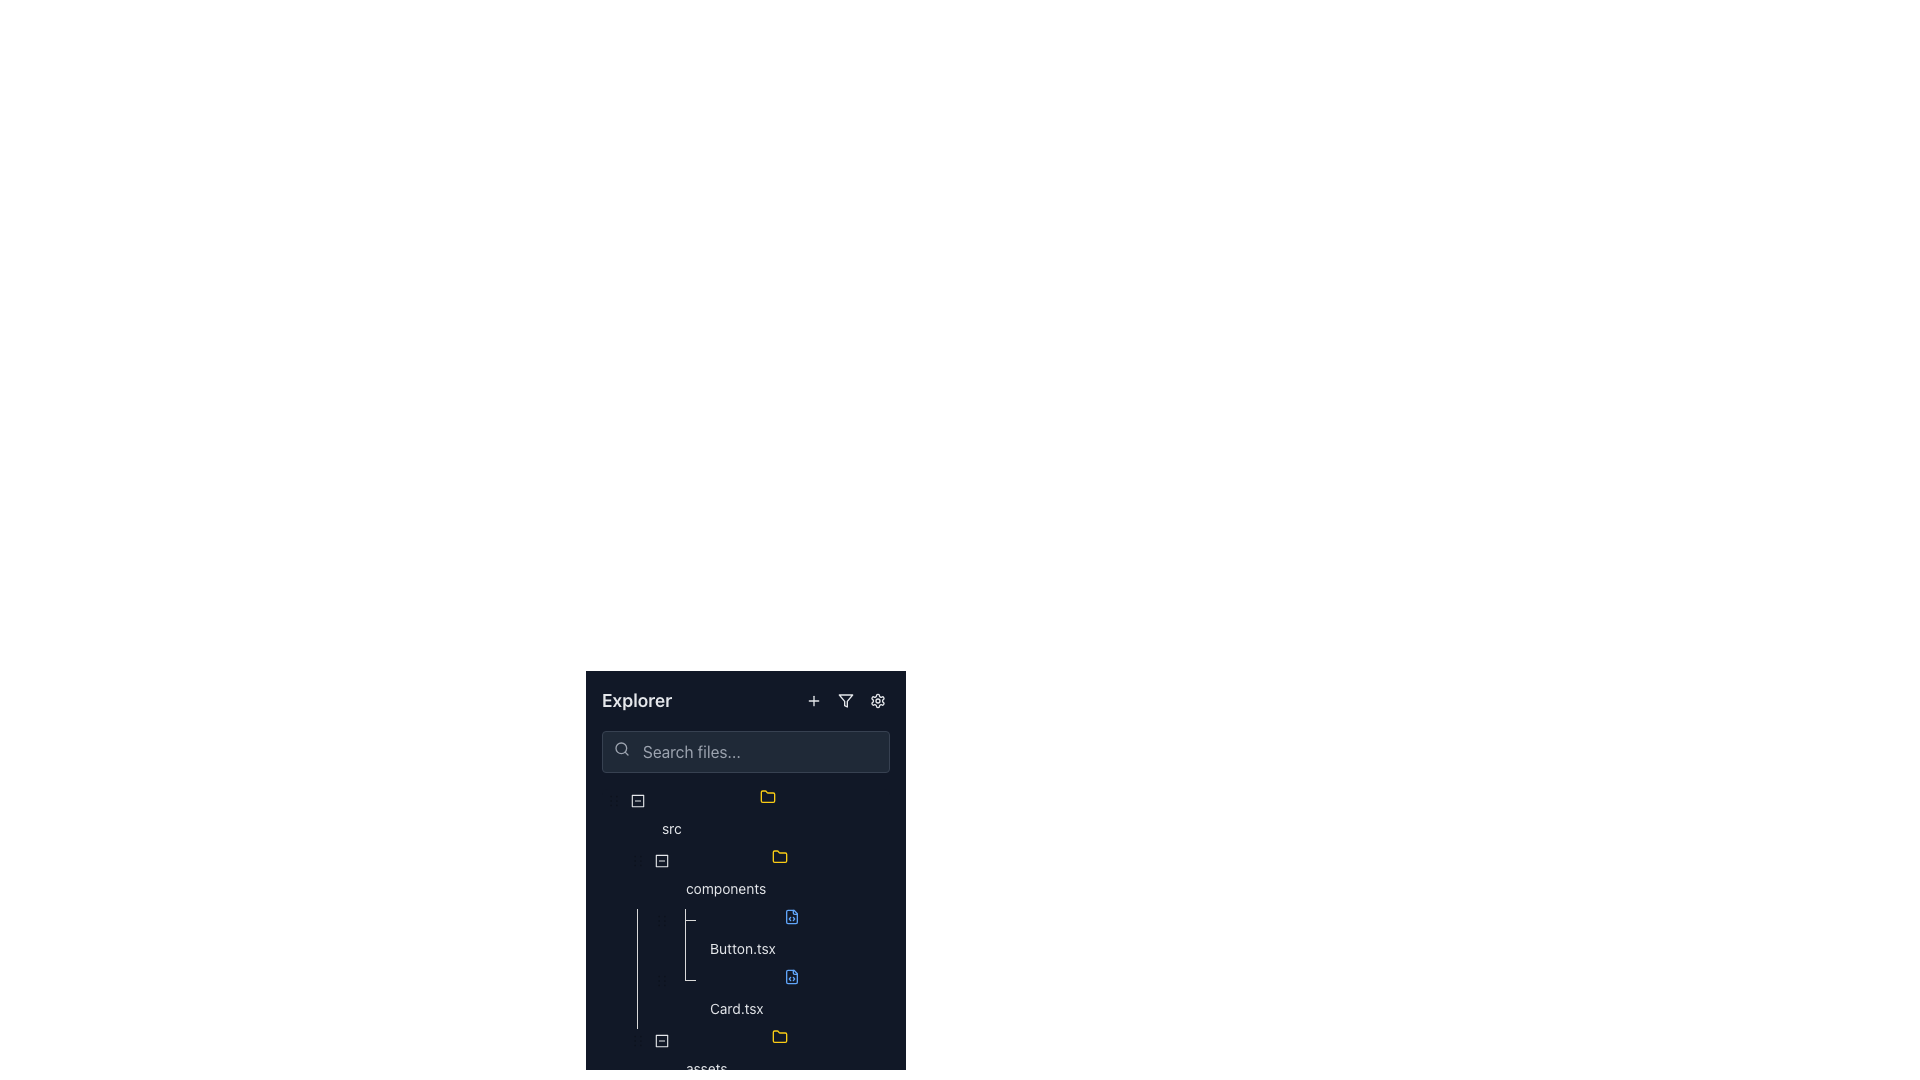 The width and height of the screenshot is (1920, 1080). What do you see at coordinates (778, 1036) in the screenshot?
I see `the folder icon located within the tree structure of the file explorer interface, specifically aligned to the left of the label for the corresponding folder under the 'src' directory` at bounding box center [778, 1036].